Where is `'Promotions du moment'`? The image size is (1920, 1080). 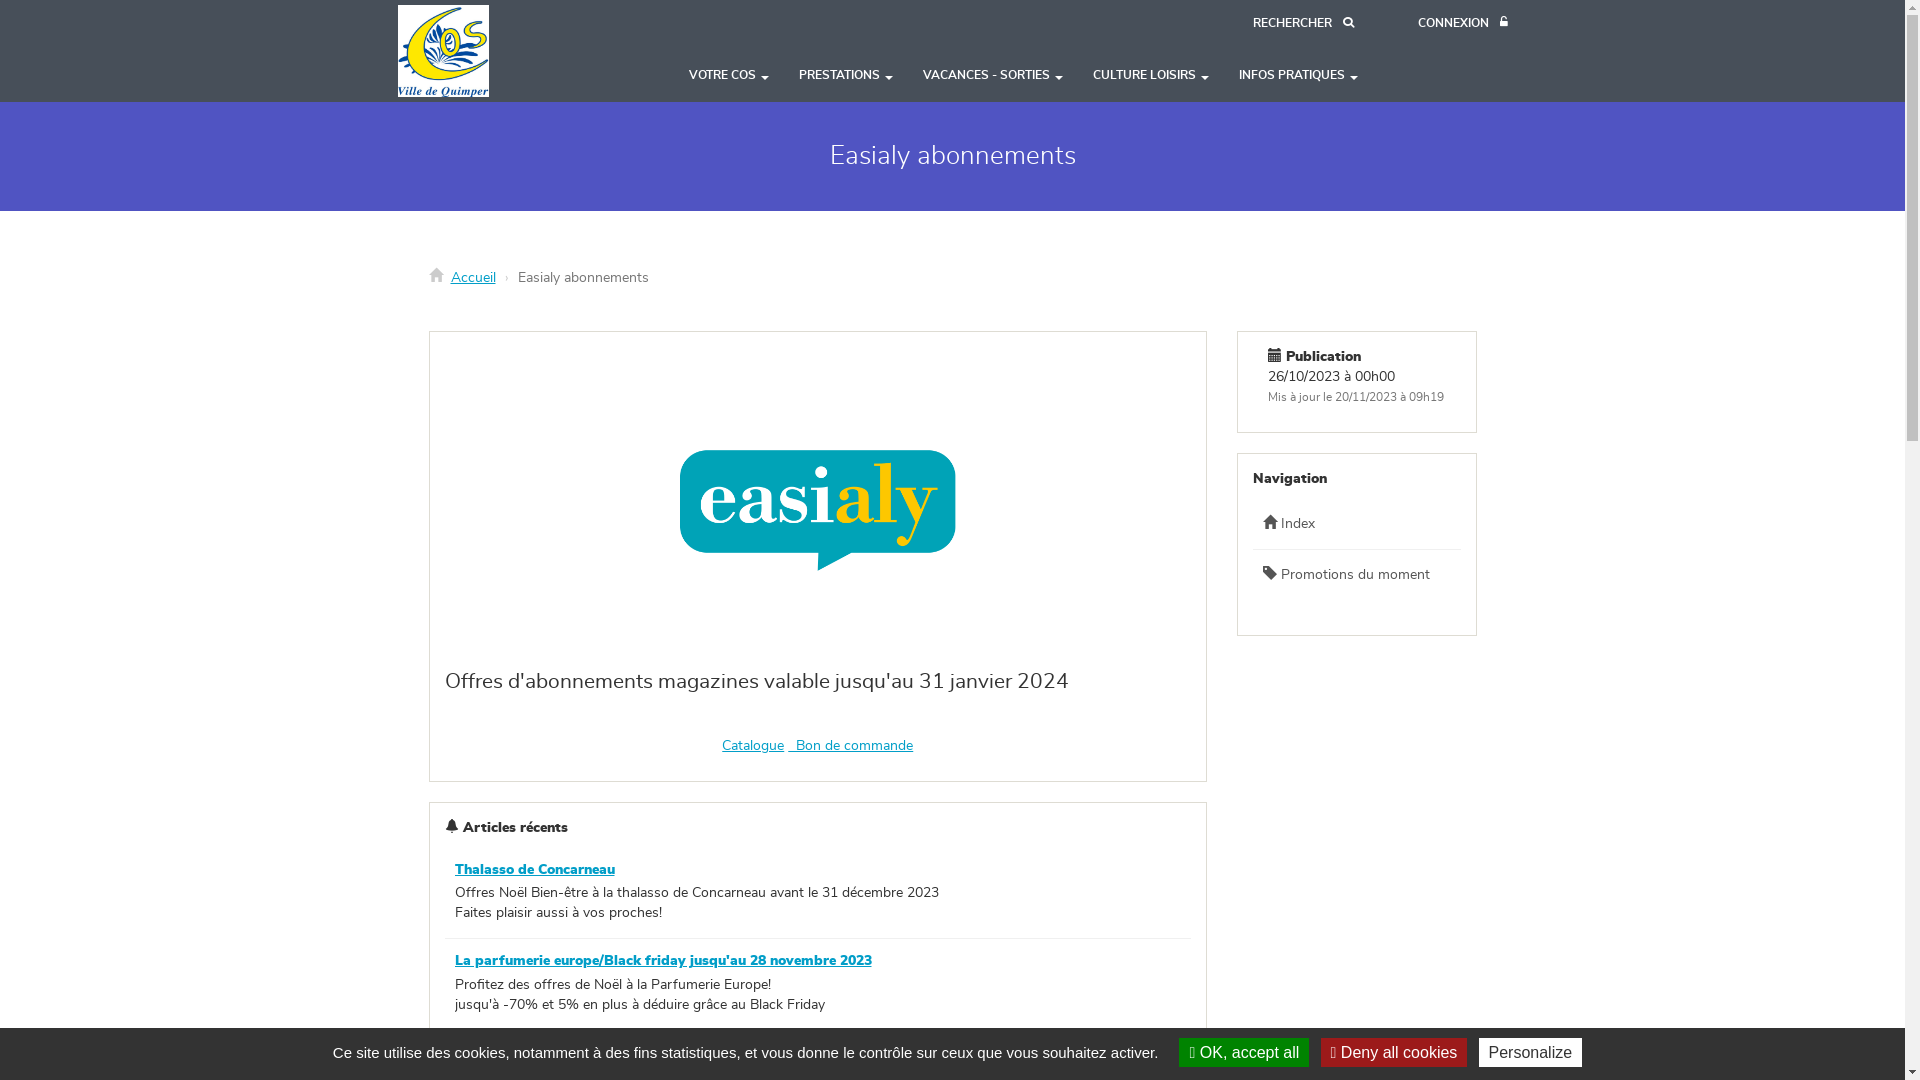 'Promotions du moment' is located at coordinates (1357, 574).